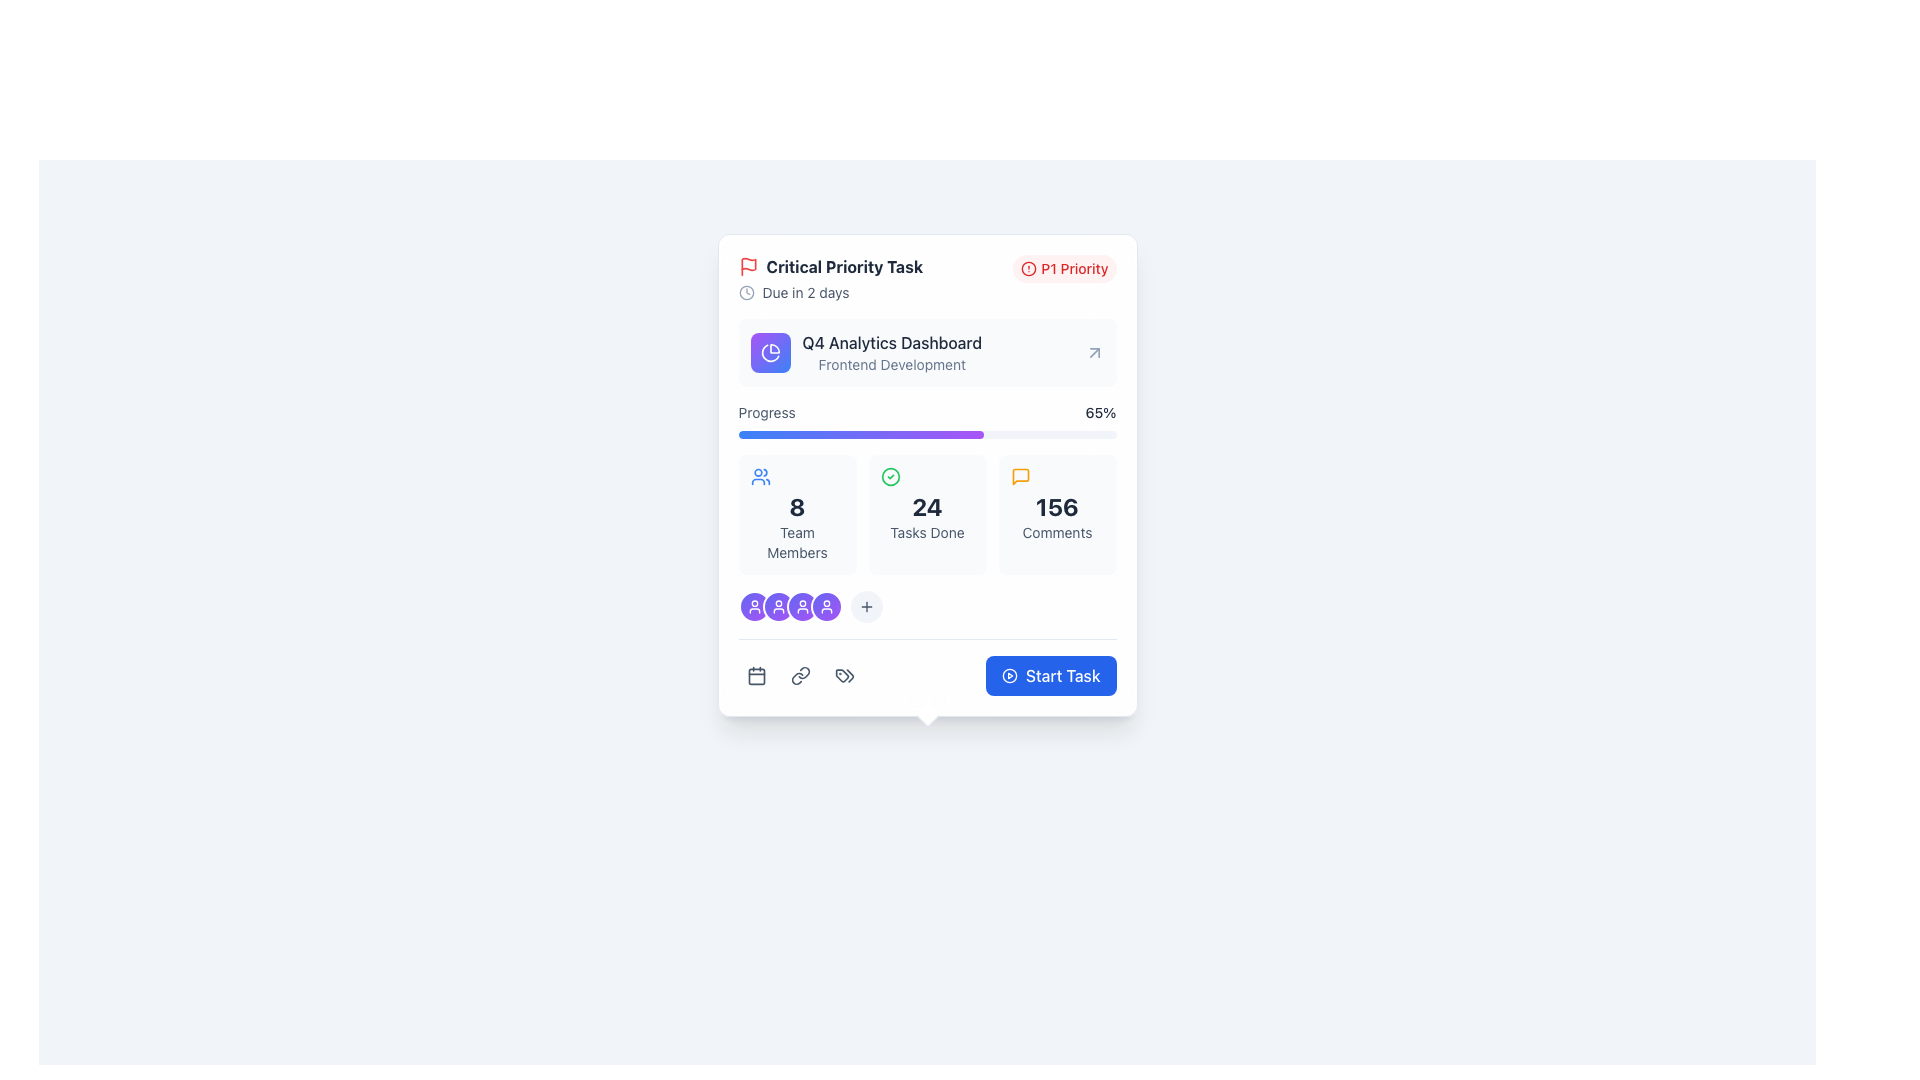  I want to click on the button icon located in the lower part of the card, directly to the right of the circular user profile icons, so click(866, 605).